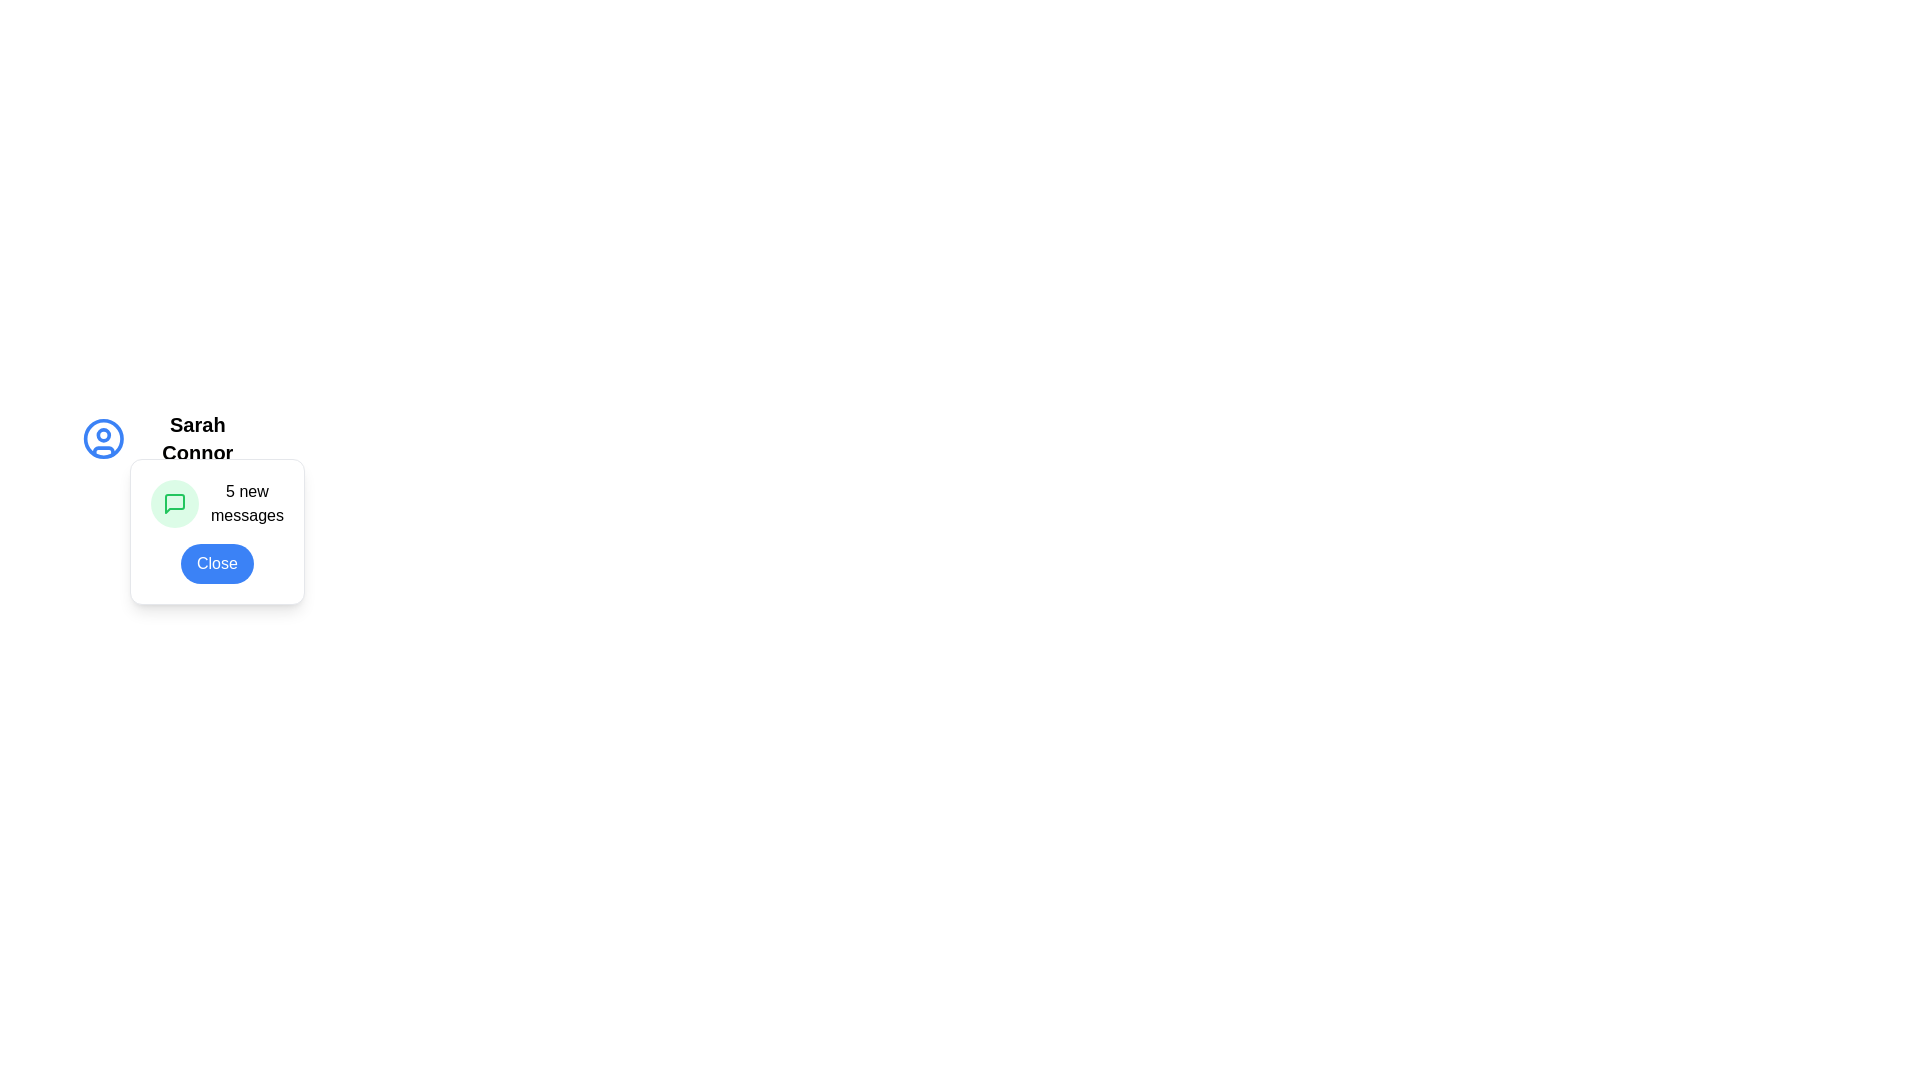 The height and width of the screenshot is (1080, 1920). Describe the element at coordinates (162, 490) in the screenshot. I see `the notification icon located in the top-left corner of the white dialog box beneath the 'Sarah Connor' header, which indicates 5 new messages` at that location.